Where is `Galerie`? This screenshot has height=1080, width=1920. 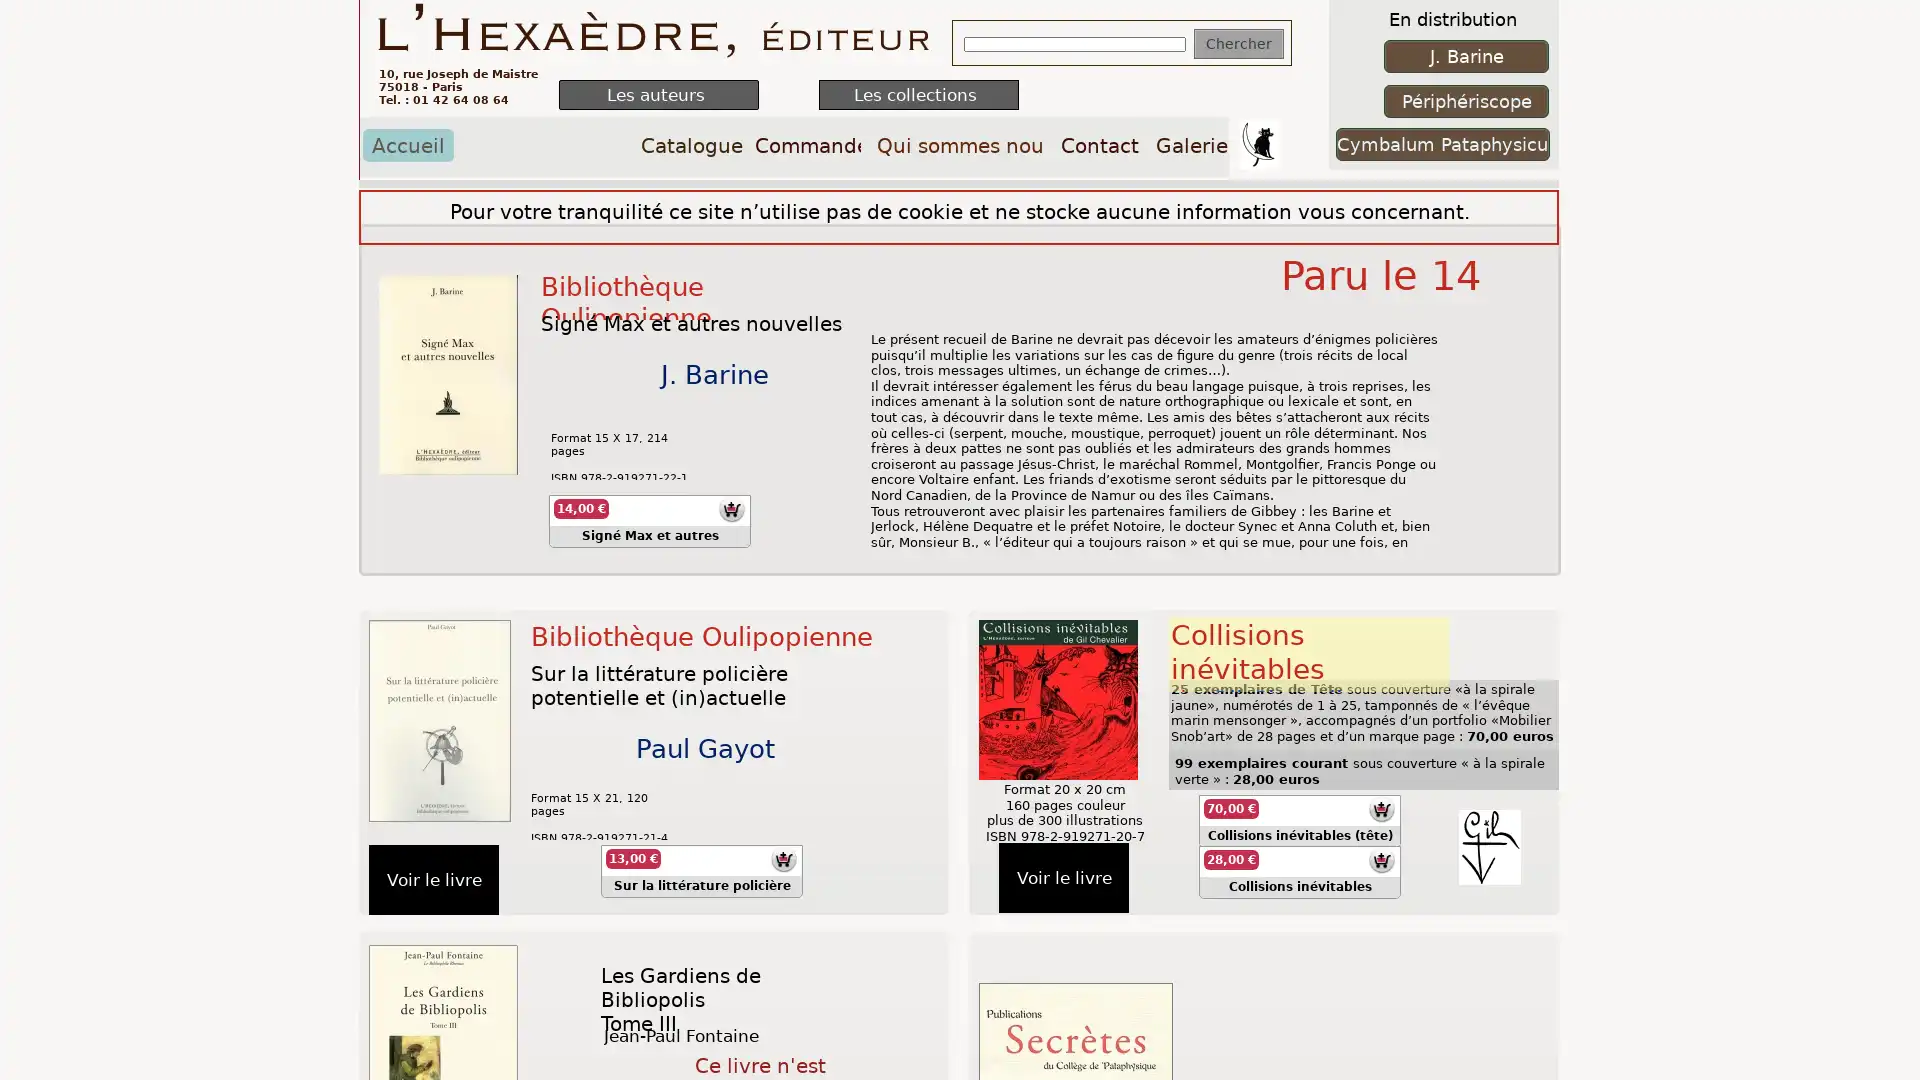 Galerie is located at coordinates (1191, 144).